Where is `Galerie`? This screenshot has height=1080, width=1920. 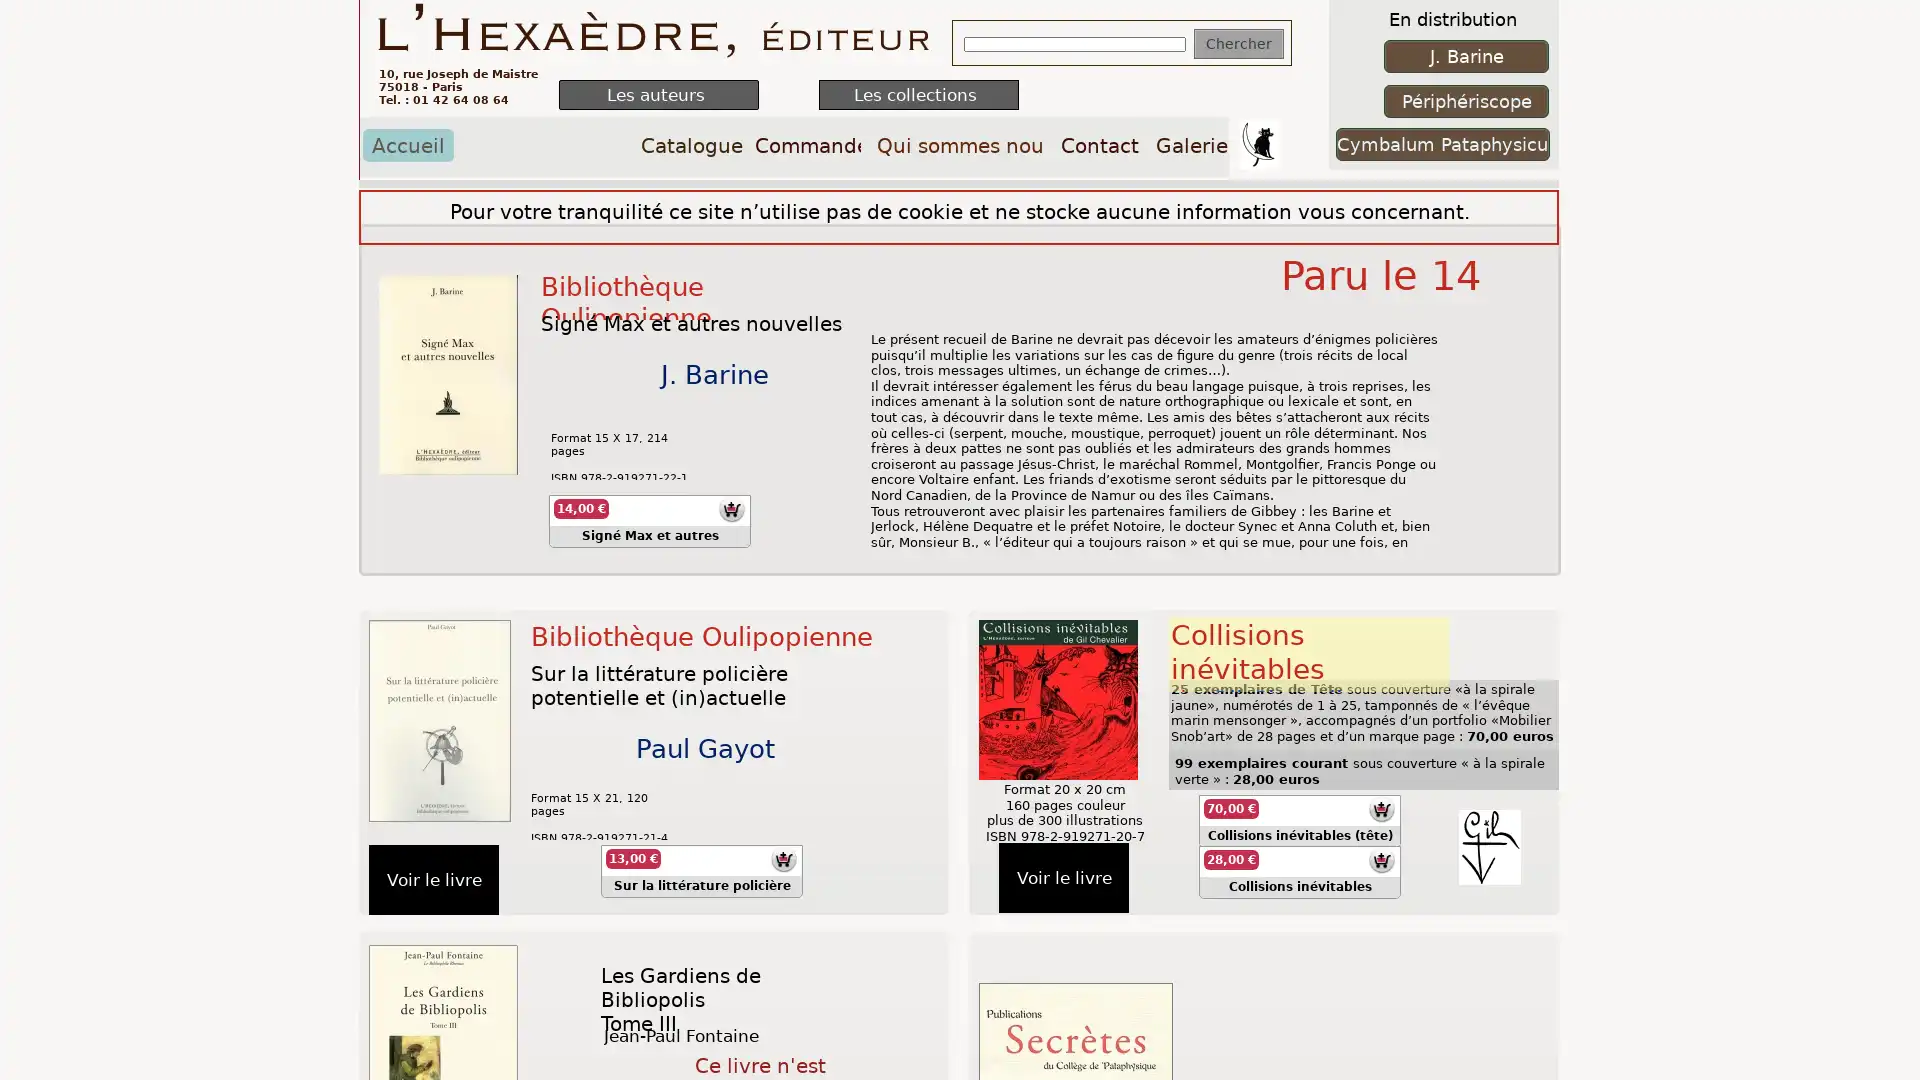 Galerie is located at coordinates (1191, 144).